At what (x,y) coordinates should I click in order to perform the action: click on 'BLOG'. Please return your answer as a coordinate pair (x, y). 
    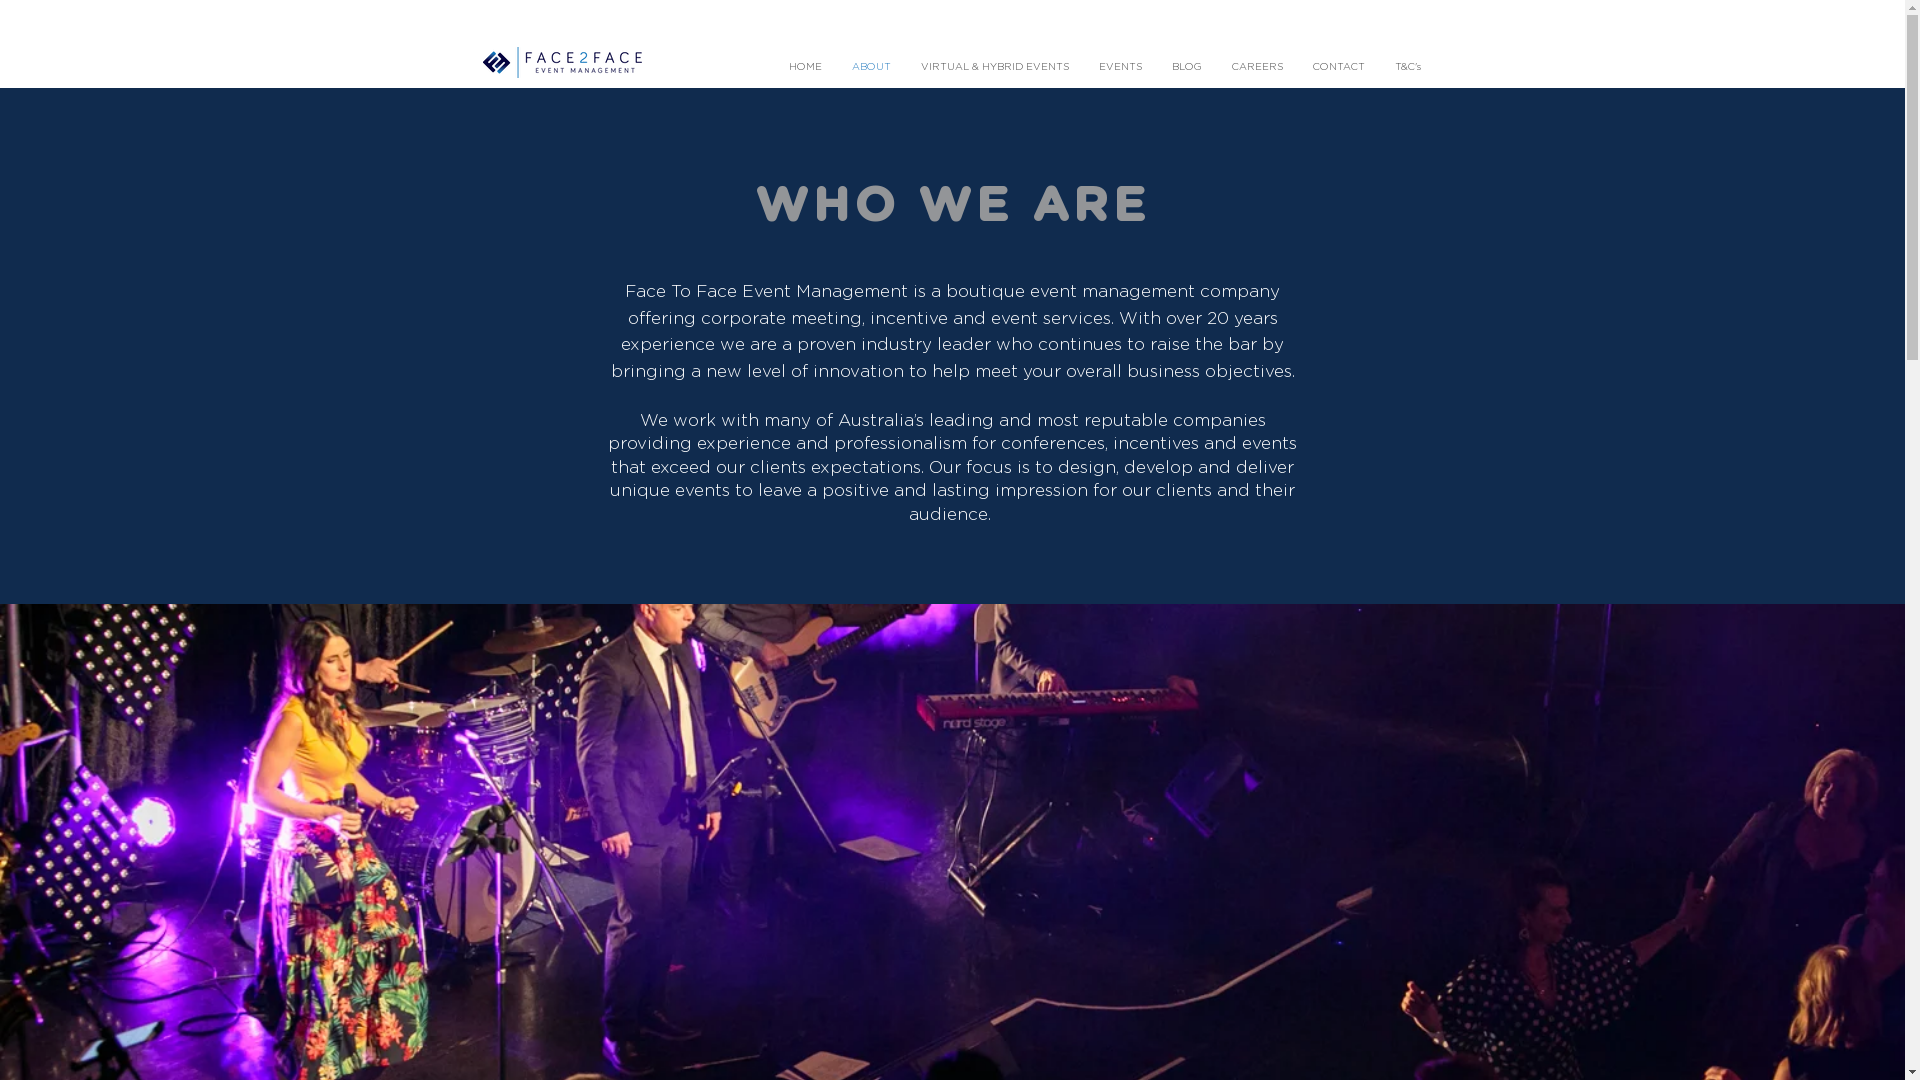
    Looking at the image, I should click on (1156, 66).